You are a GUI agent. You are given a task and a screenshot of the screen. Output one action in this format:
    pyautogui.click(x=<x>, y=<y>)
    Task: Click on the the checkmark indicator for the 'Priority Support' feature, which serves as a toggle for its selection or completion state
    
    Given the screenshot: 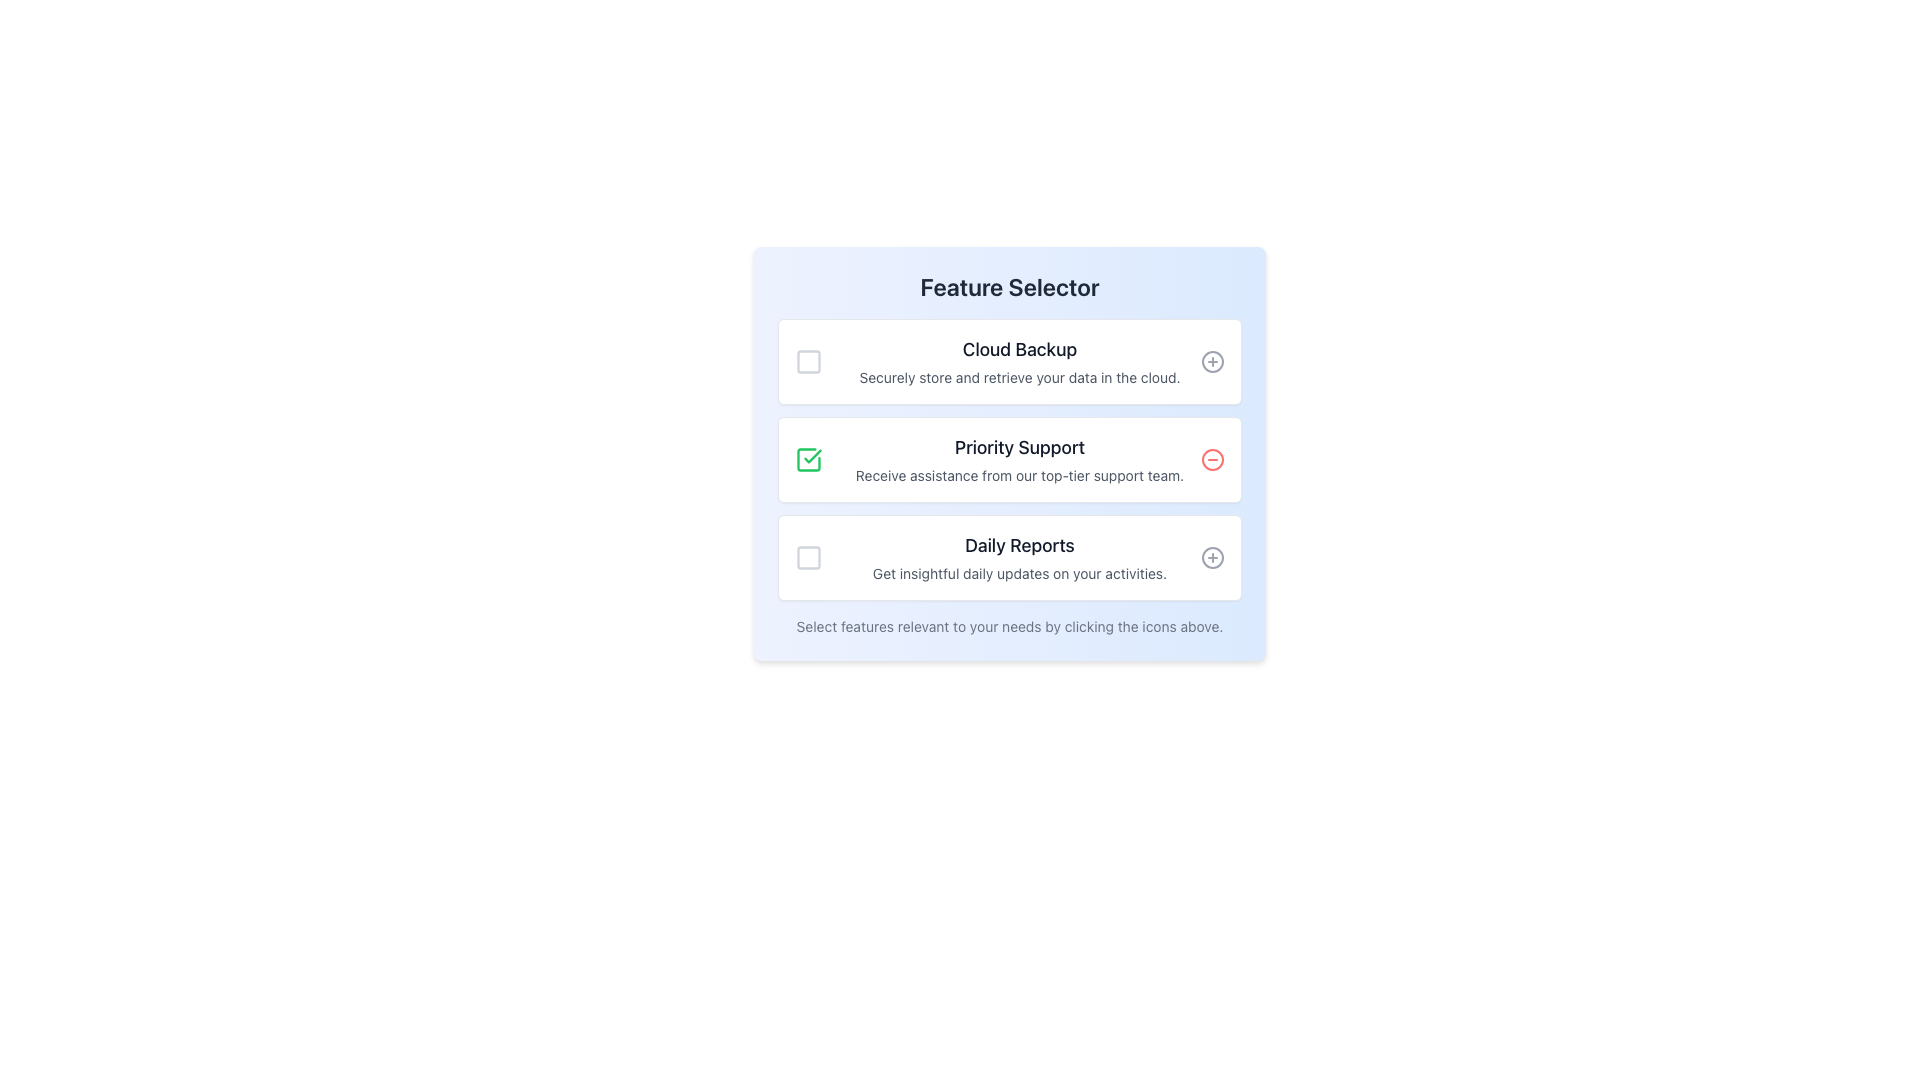 What is the action you would take?
    pyautogui.click(x=813, y=456)
    